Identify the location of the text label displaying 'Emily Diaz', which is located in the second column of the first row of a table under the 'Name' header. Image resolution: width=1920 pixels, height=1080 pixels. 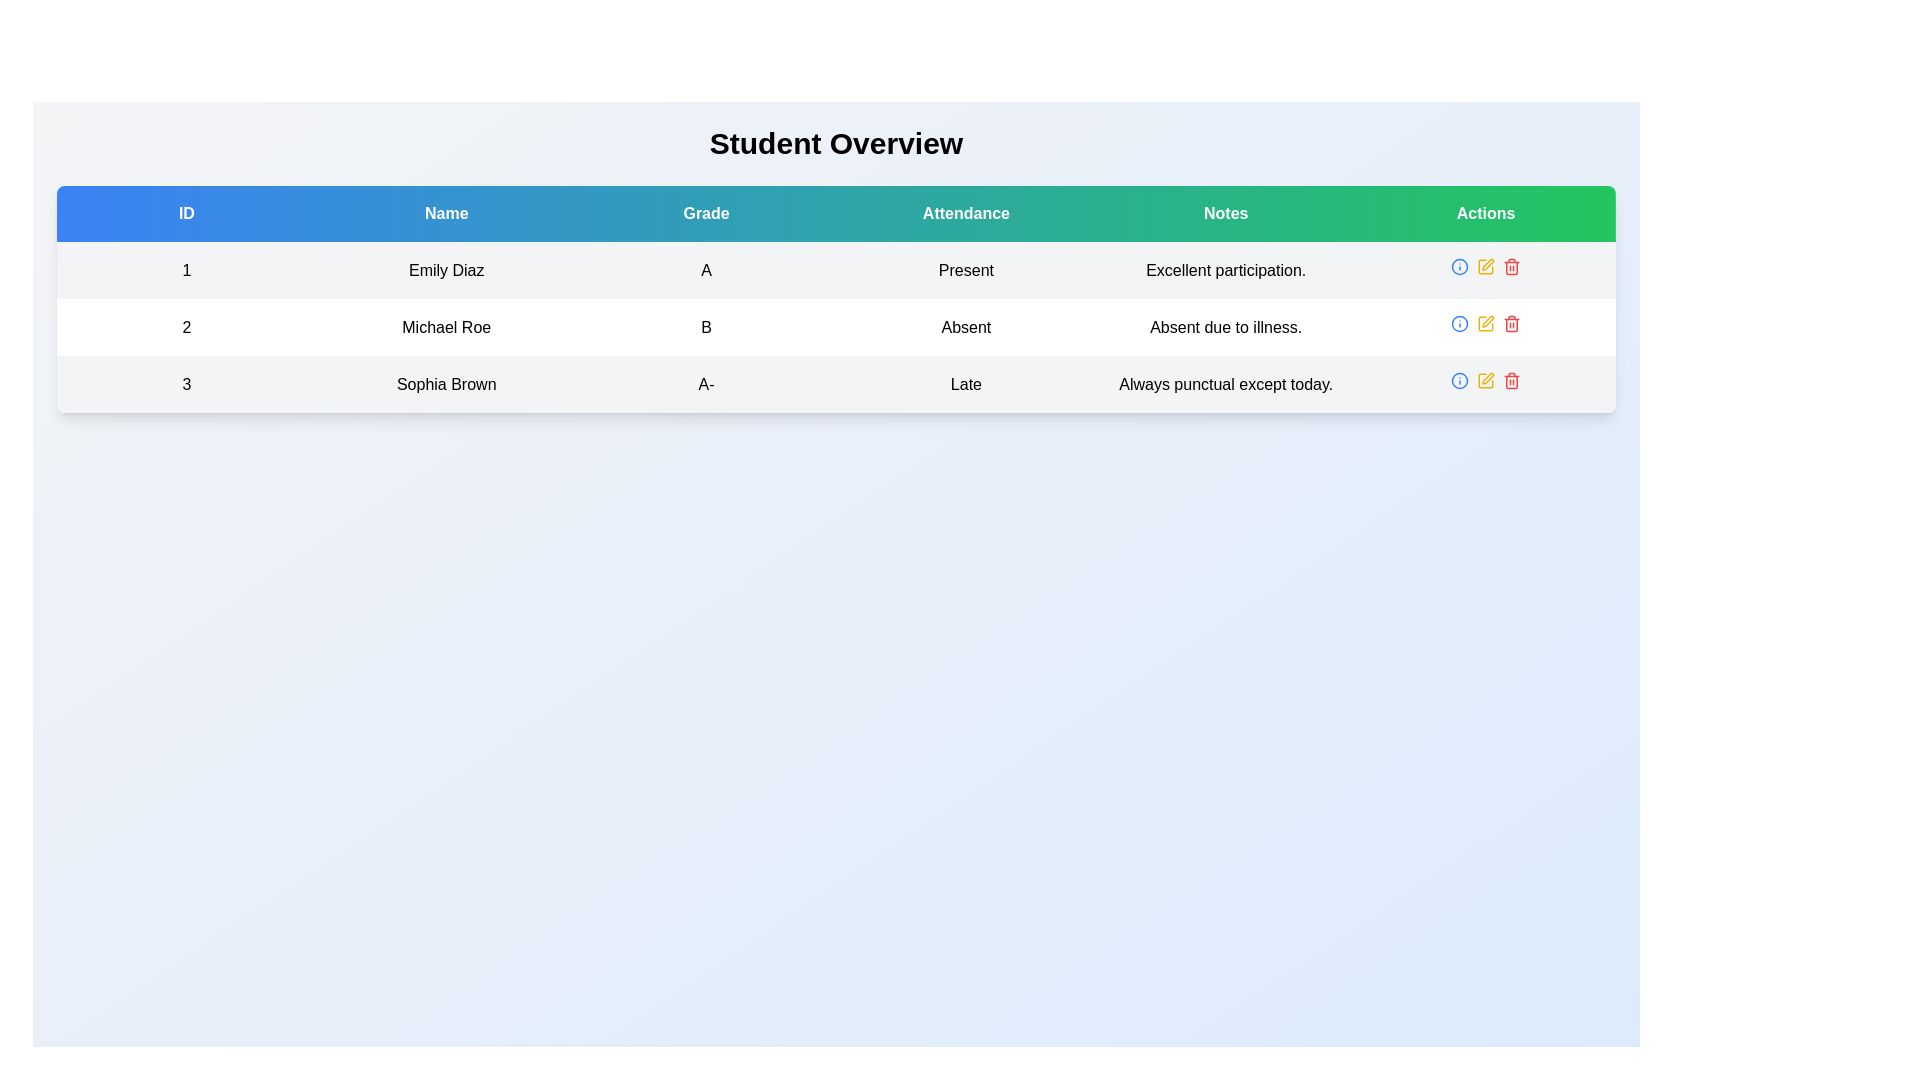
(445, 270).